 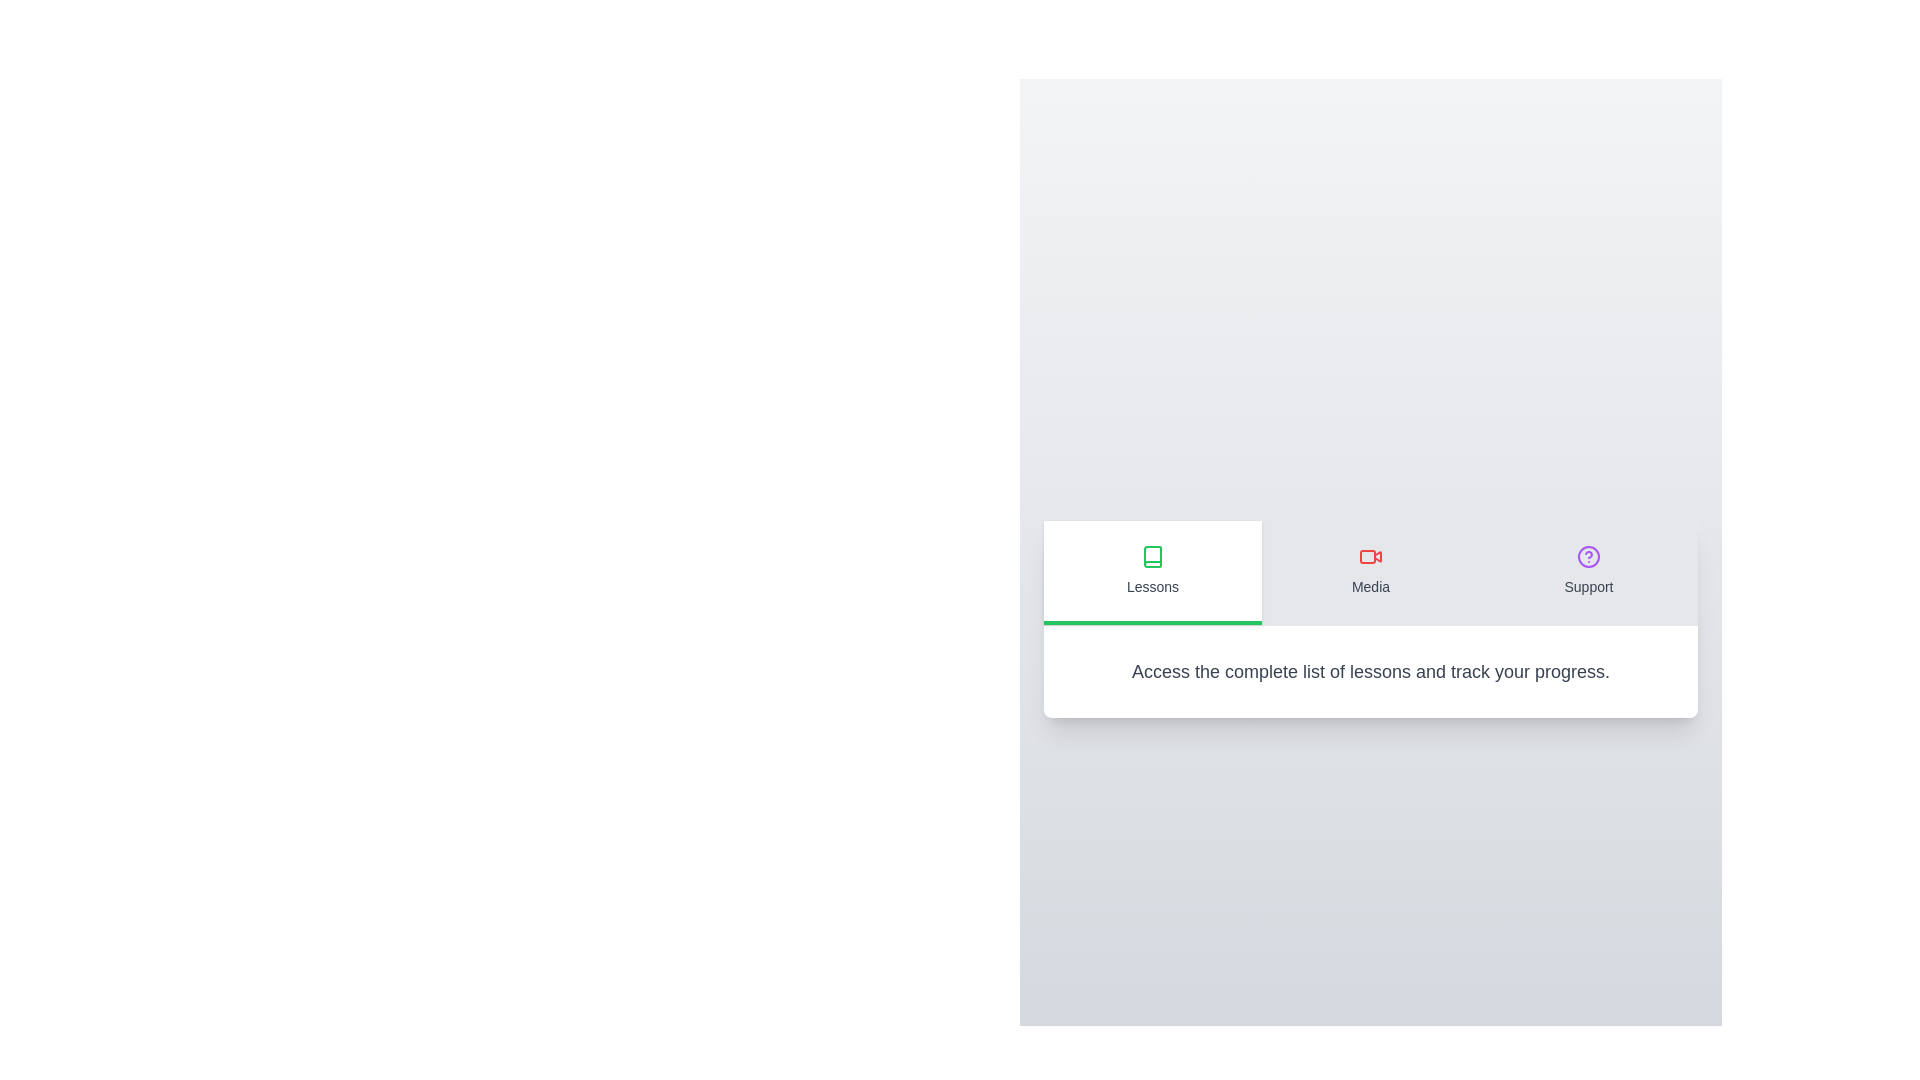 What do you see at coordinates (1587, 572) in the screenshot?
I see `the Support tab by clicking on its button` at bounding box center [1587, 572].